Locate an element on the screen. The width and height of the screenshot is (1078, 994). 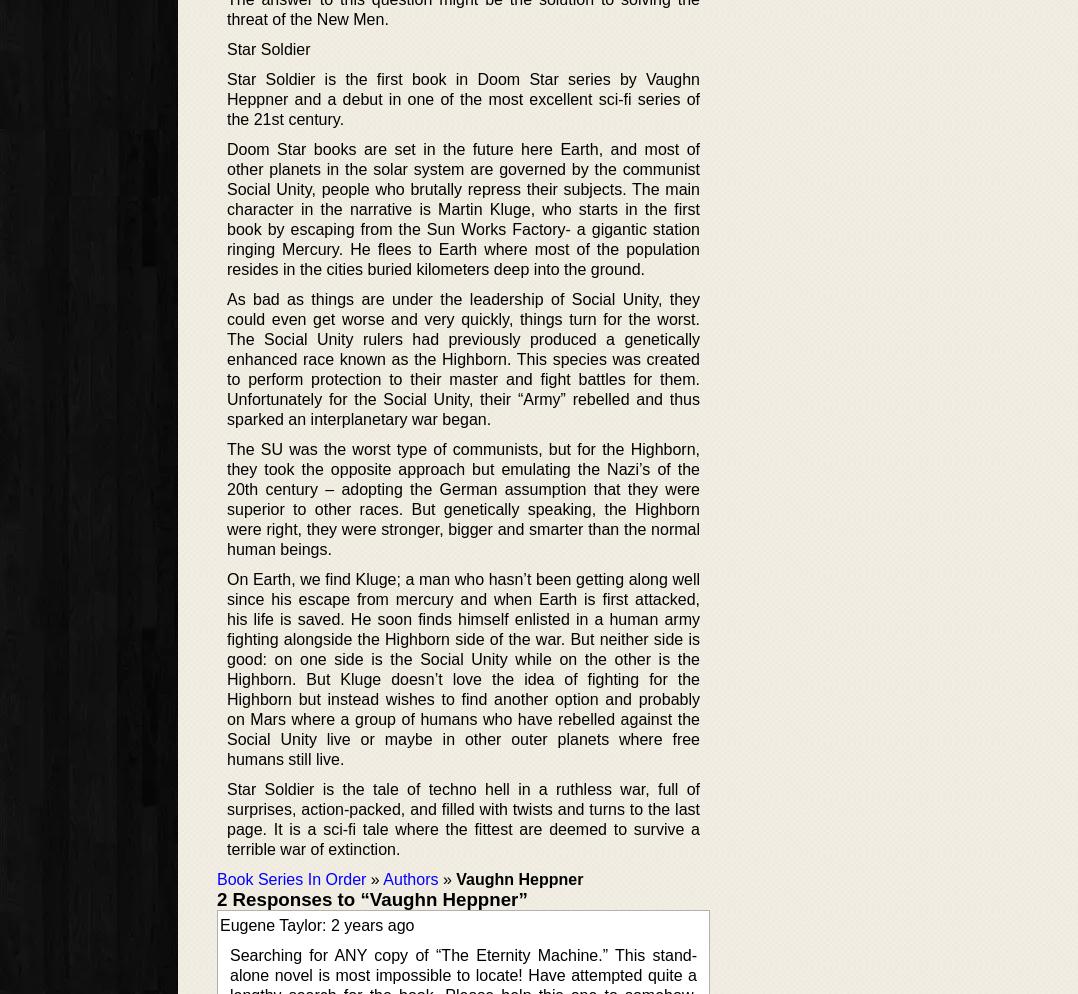
'The SU was the worst type of communists, but for the Highborn, they took the opposite approach but emulating the Nazi’s of the 20th century – adopting the German assumption that they were superior to other races. But genetically speaking, the Highborn were right, they were stronger, bigger and smarter than the normal human beings.' is located at coordinates (462, 499).